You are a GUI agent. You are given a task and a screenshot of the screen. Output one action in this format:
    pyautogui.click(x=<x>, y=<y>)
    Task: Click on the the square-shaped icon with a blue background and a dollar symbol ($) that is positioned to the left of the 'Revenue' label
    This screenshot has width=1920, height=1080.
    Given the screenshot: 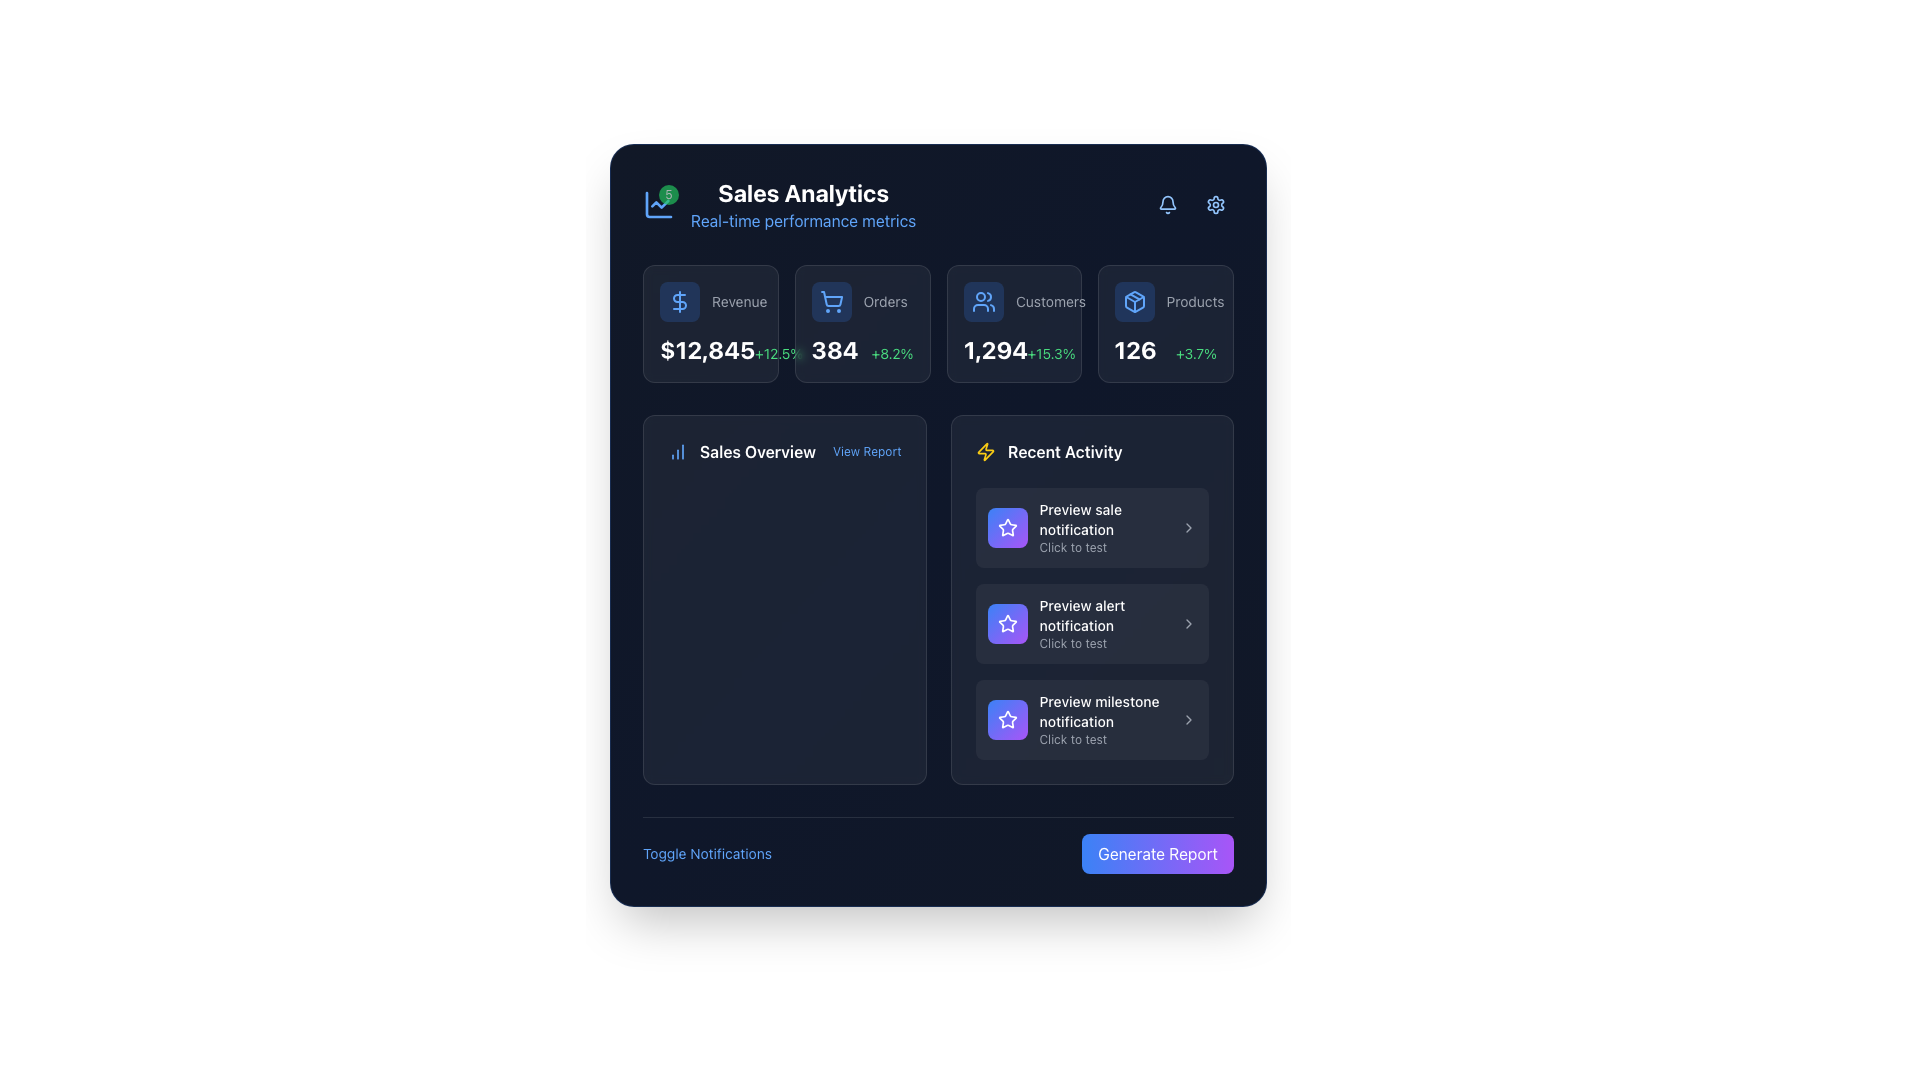 What is the action you would take?
    pyautogui.click(x=680, y=301)
    